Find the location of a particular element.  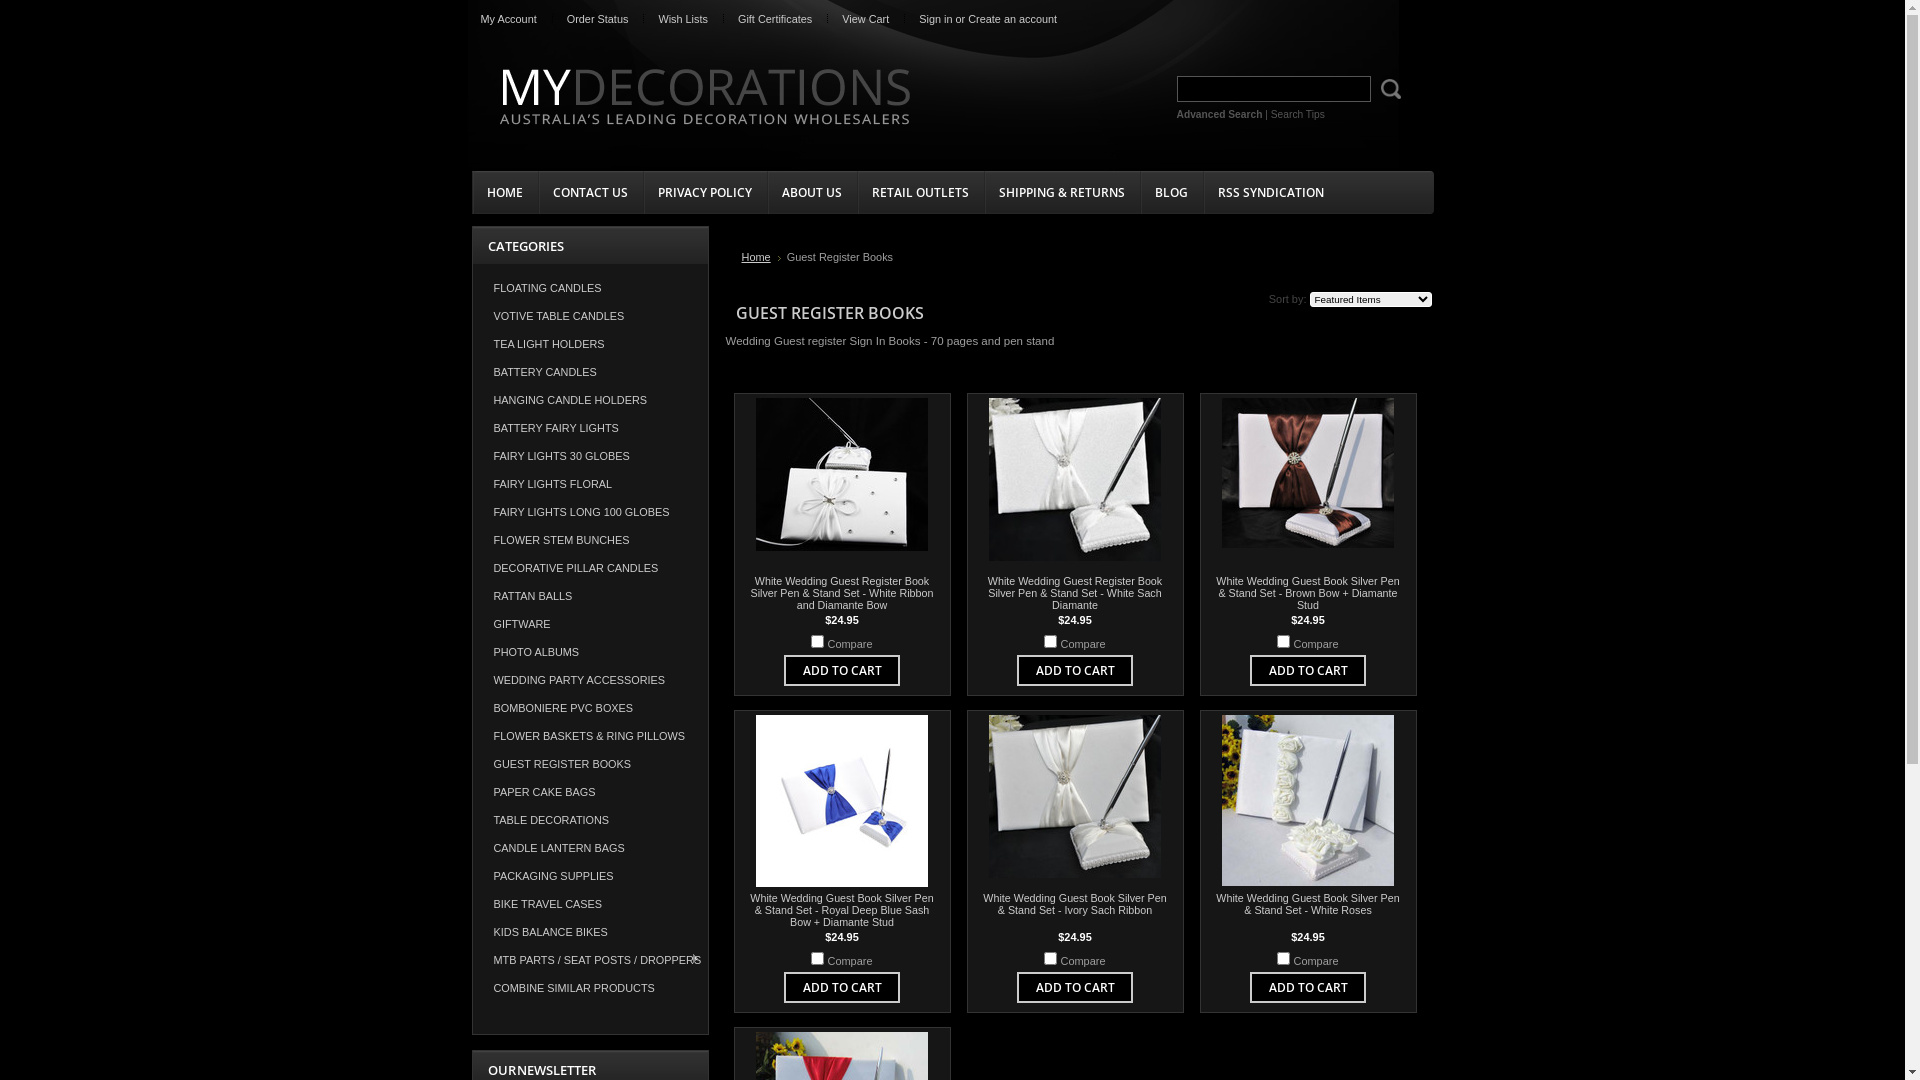

'HANGING CANDLE HOLDERS' is located at coordinates (470, 400).